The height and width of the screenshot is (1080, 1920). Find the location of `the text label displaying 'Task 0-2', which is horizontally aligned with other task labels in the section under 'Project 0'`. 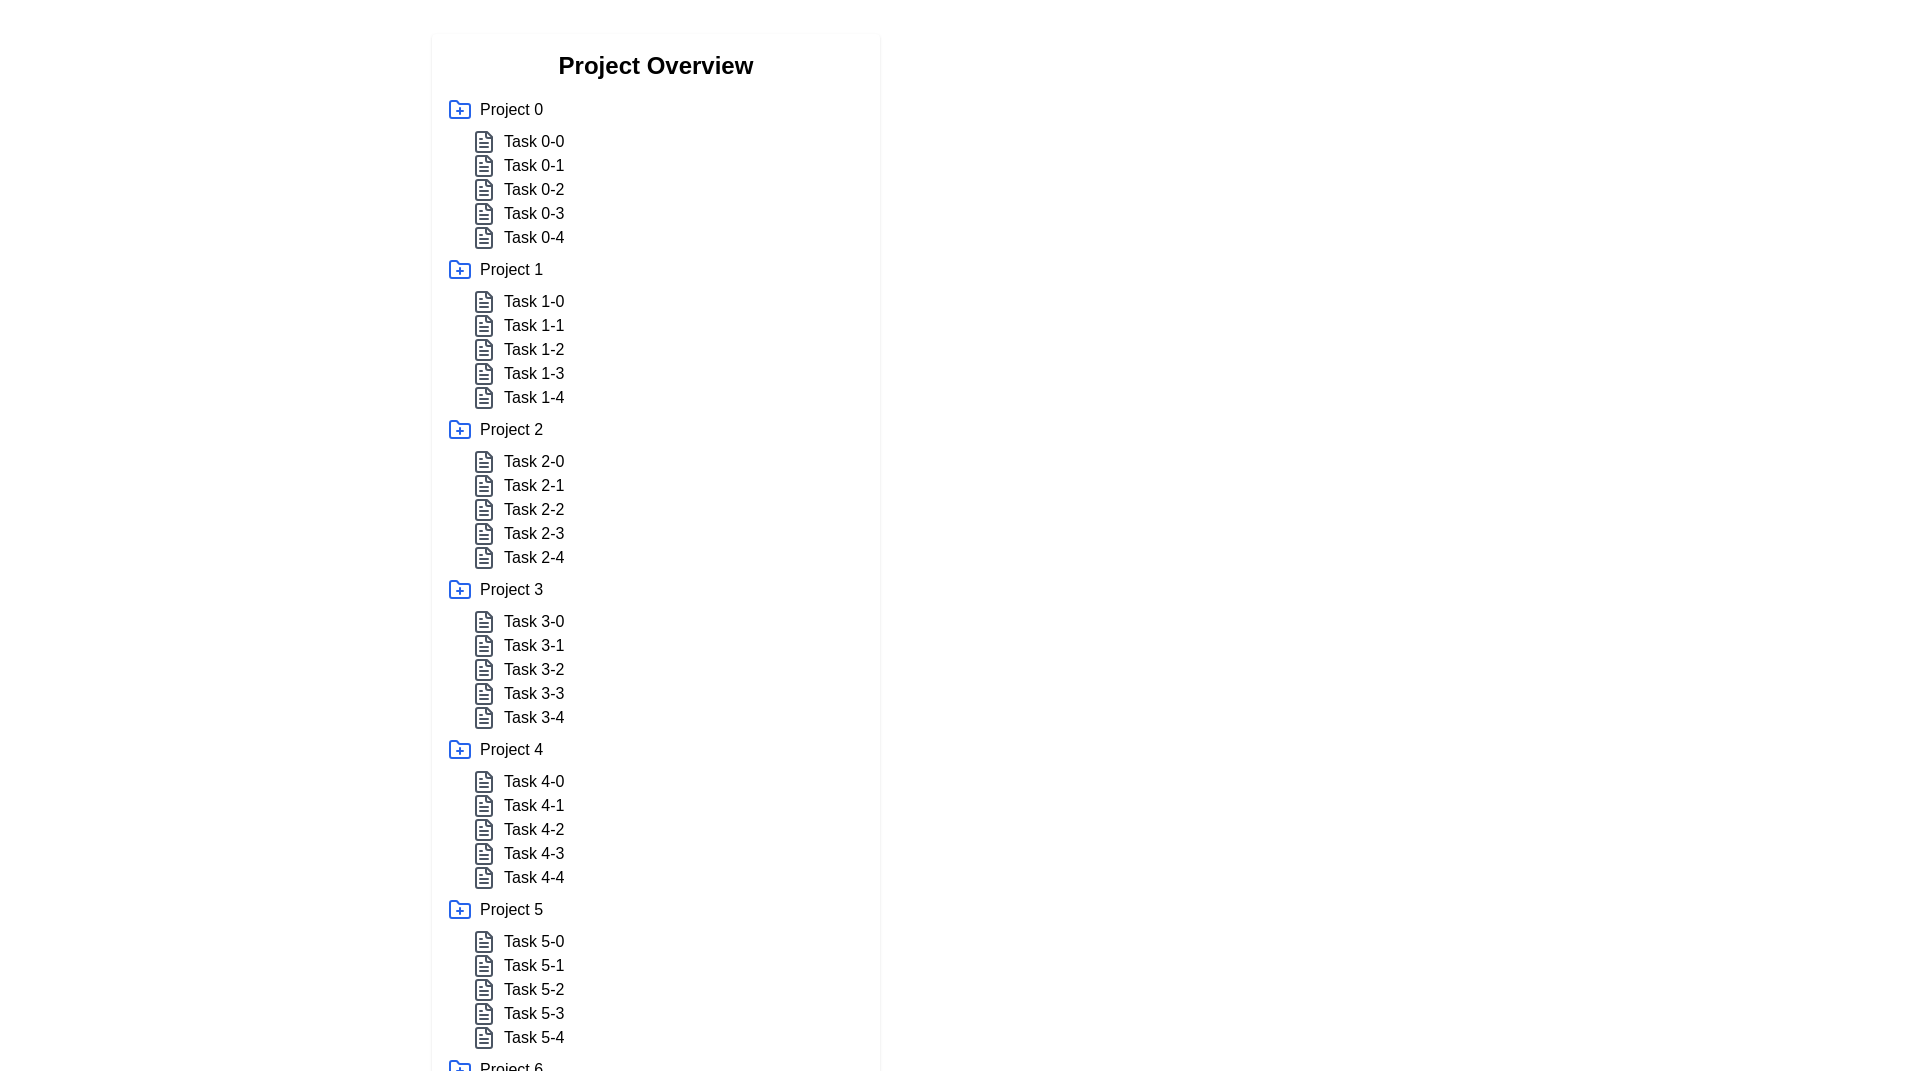

the text label displaying 'Task 0-2', which is horizontally aligned with other task labels in the section under 'Project 0' is located at coordinates (534, 189).